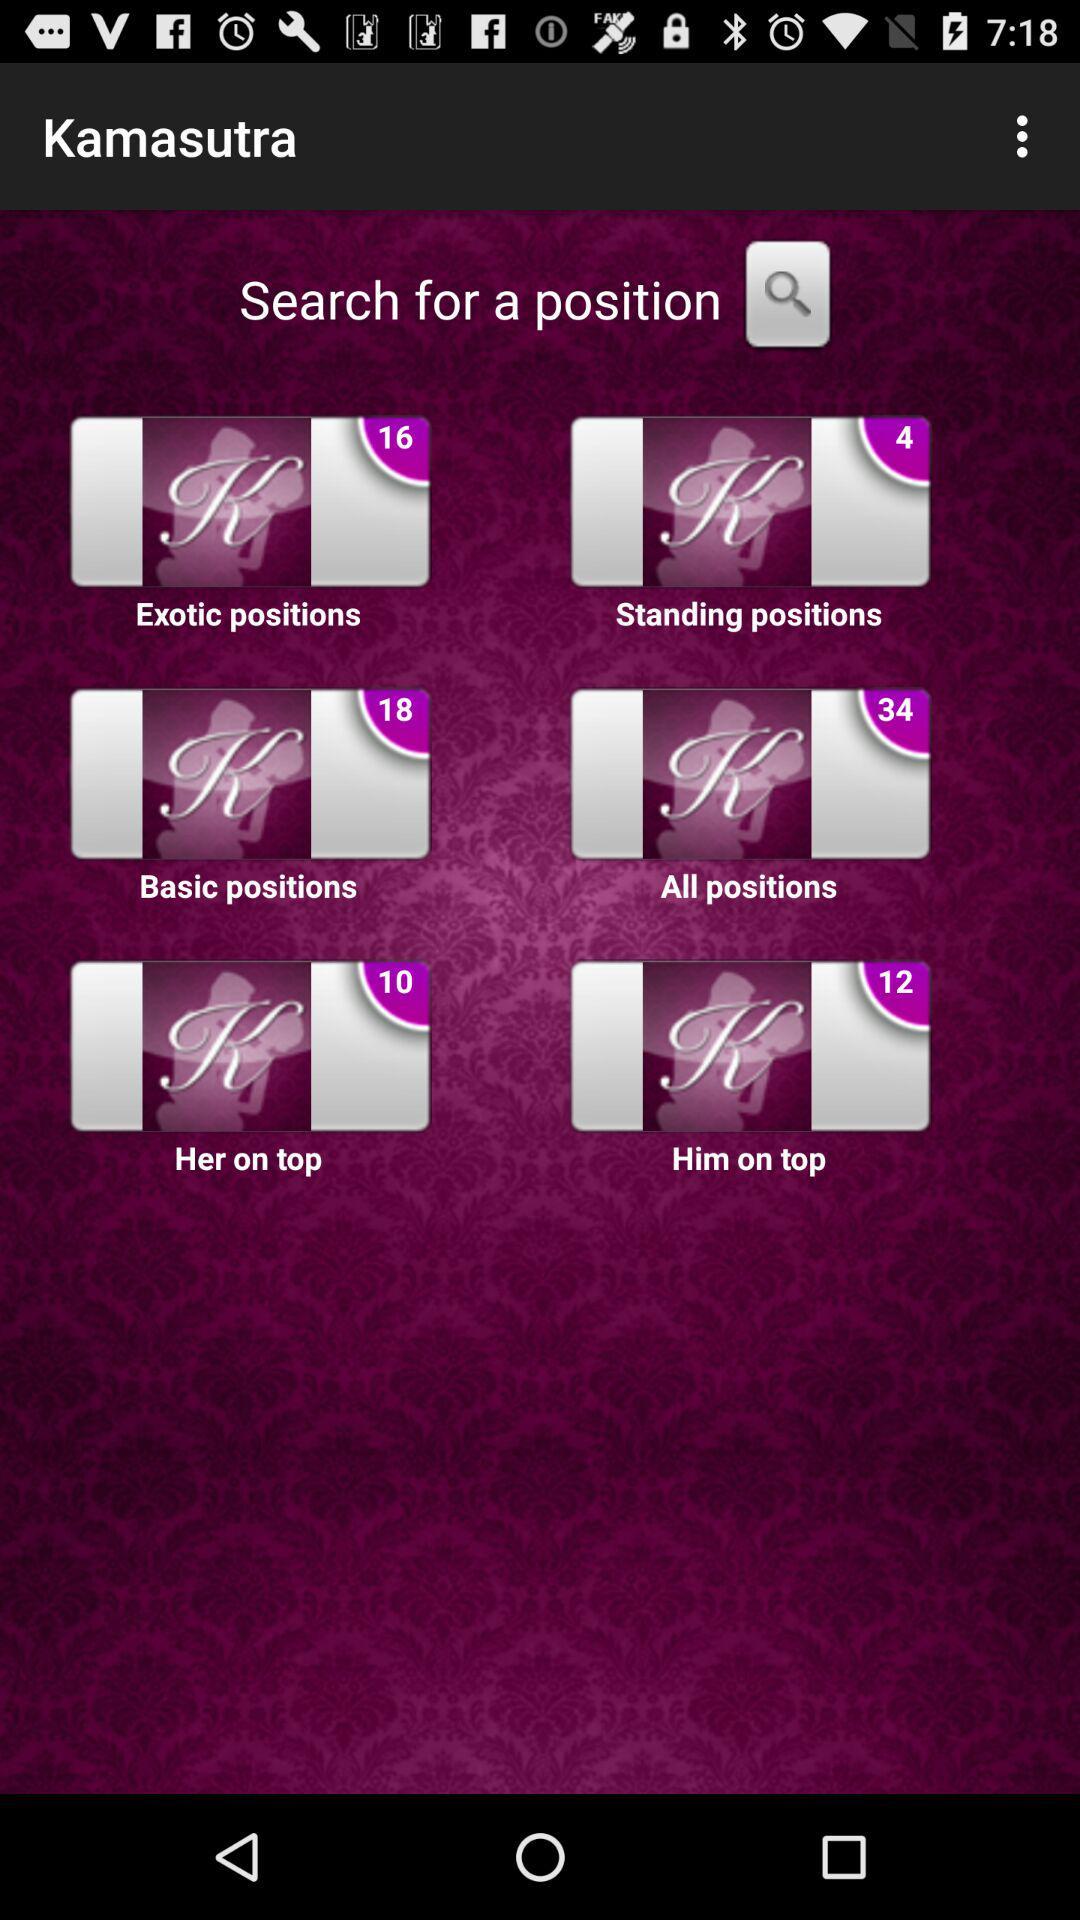 The width and height of the screenshot is (1080, 1920). Describe the element at coordinates (1027, 135) in the screenshot. I see `app next to the kamasutra icon` at that location.